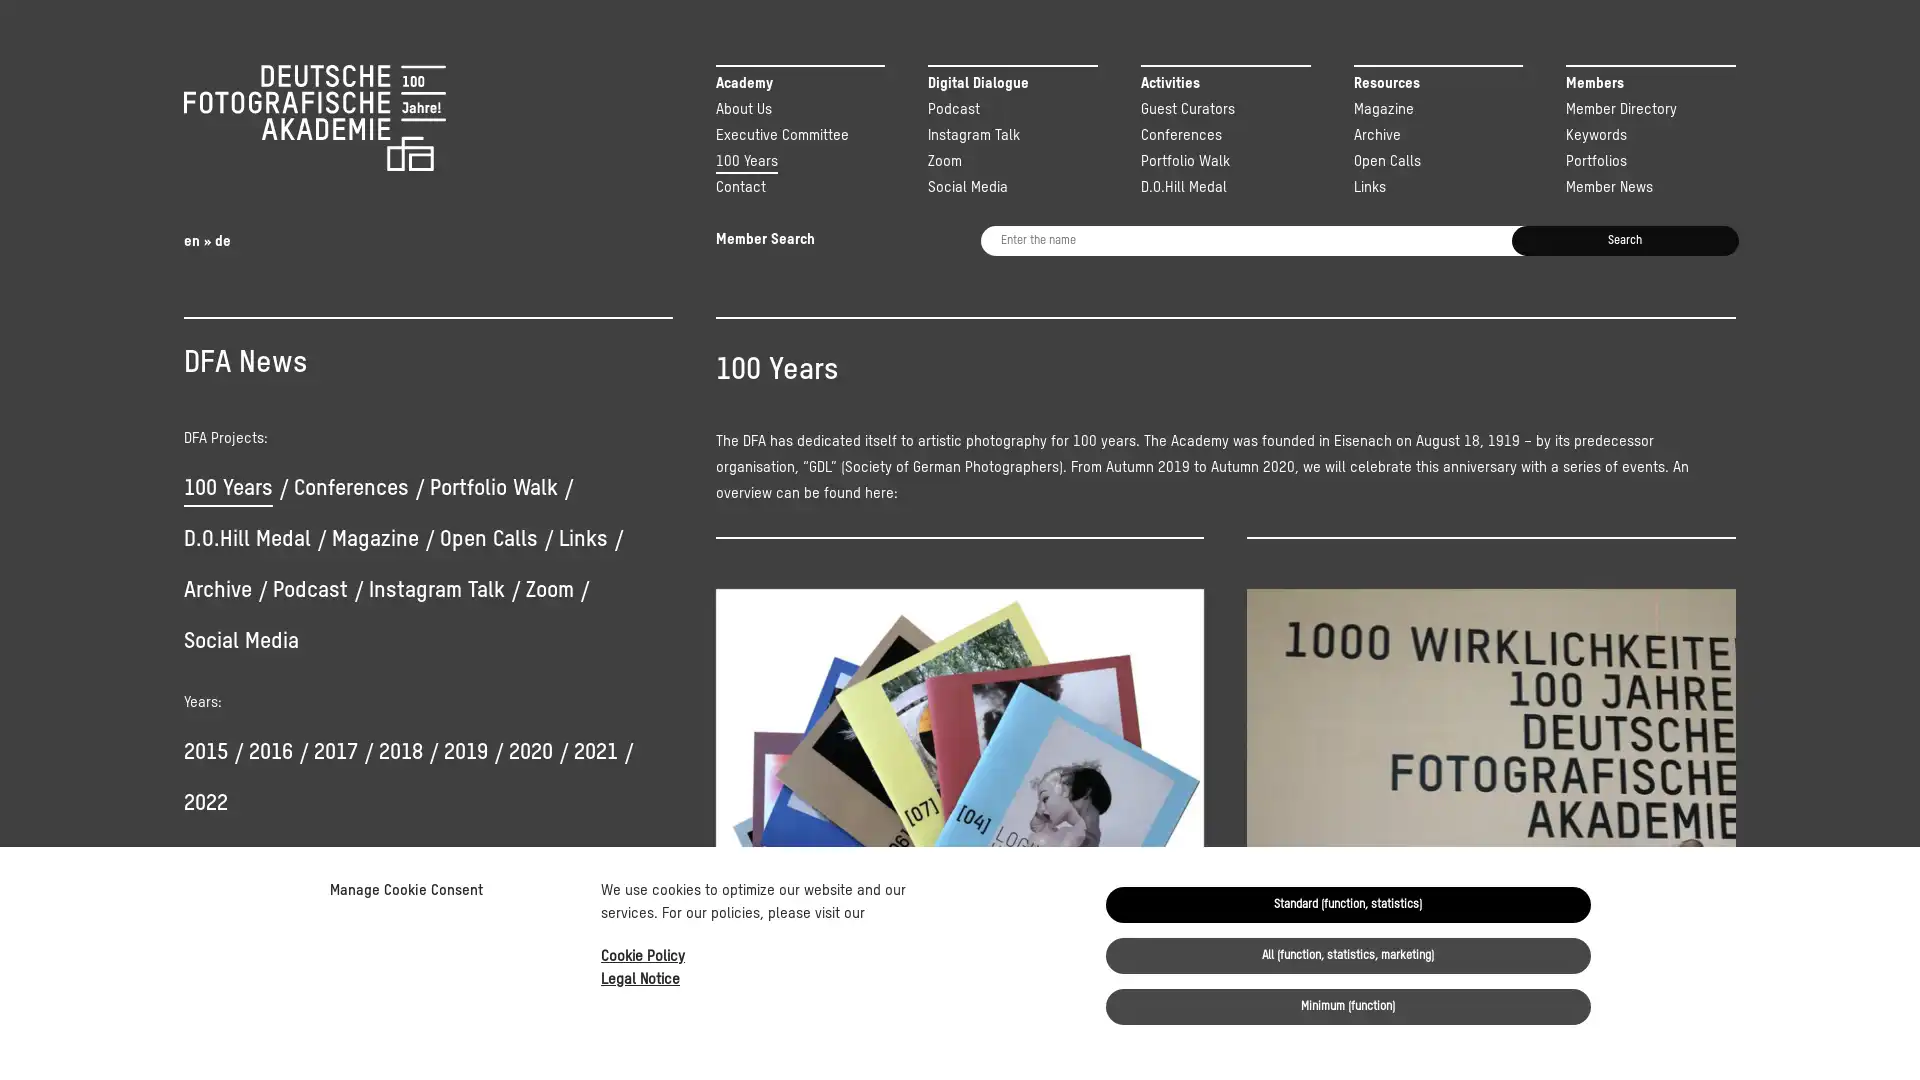 The image size is (1920, 1080). Describe the element at coordinates (550, 589) in the screenshot. I see `Zoom` at that location.